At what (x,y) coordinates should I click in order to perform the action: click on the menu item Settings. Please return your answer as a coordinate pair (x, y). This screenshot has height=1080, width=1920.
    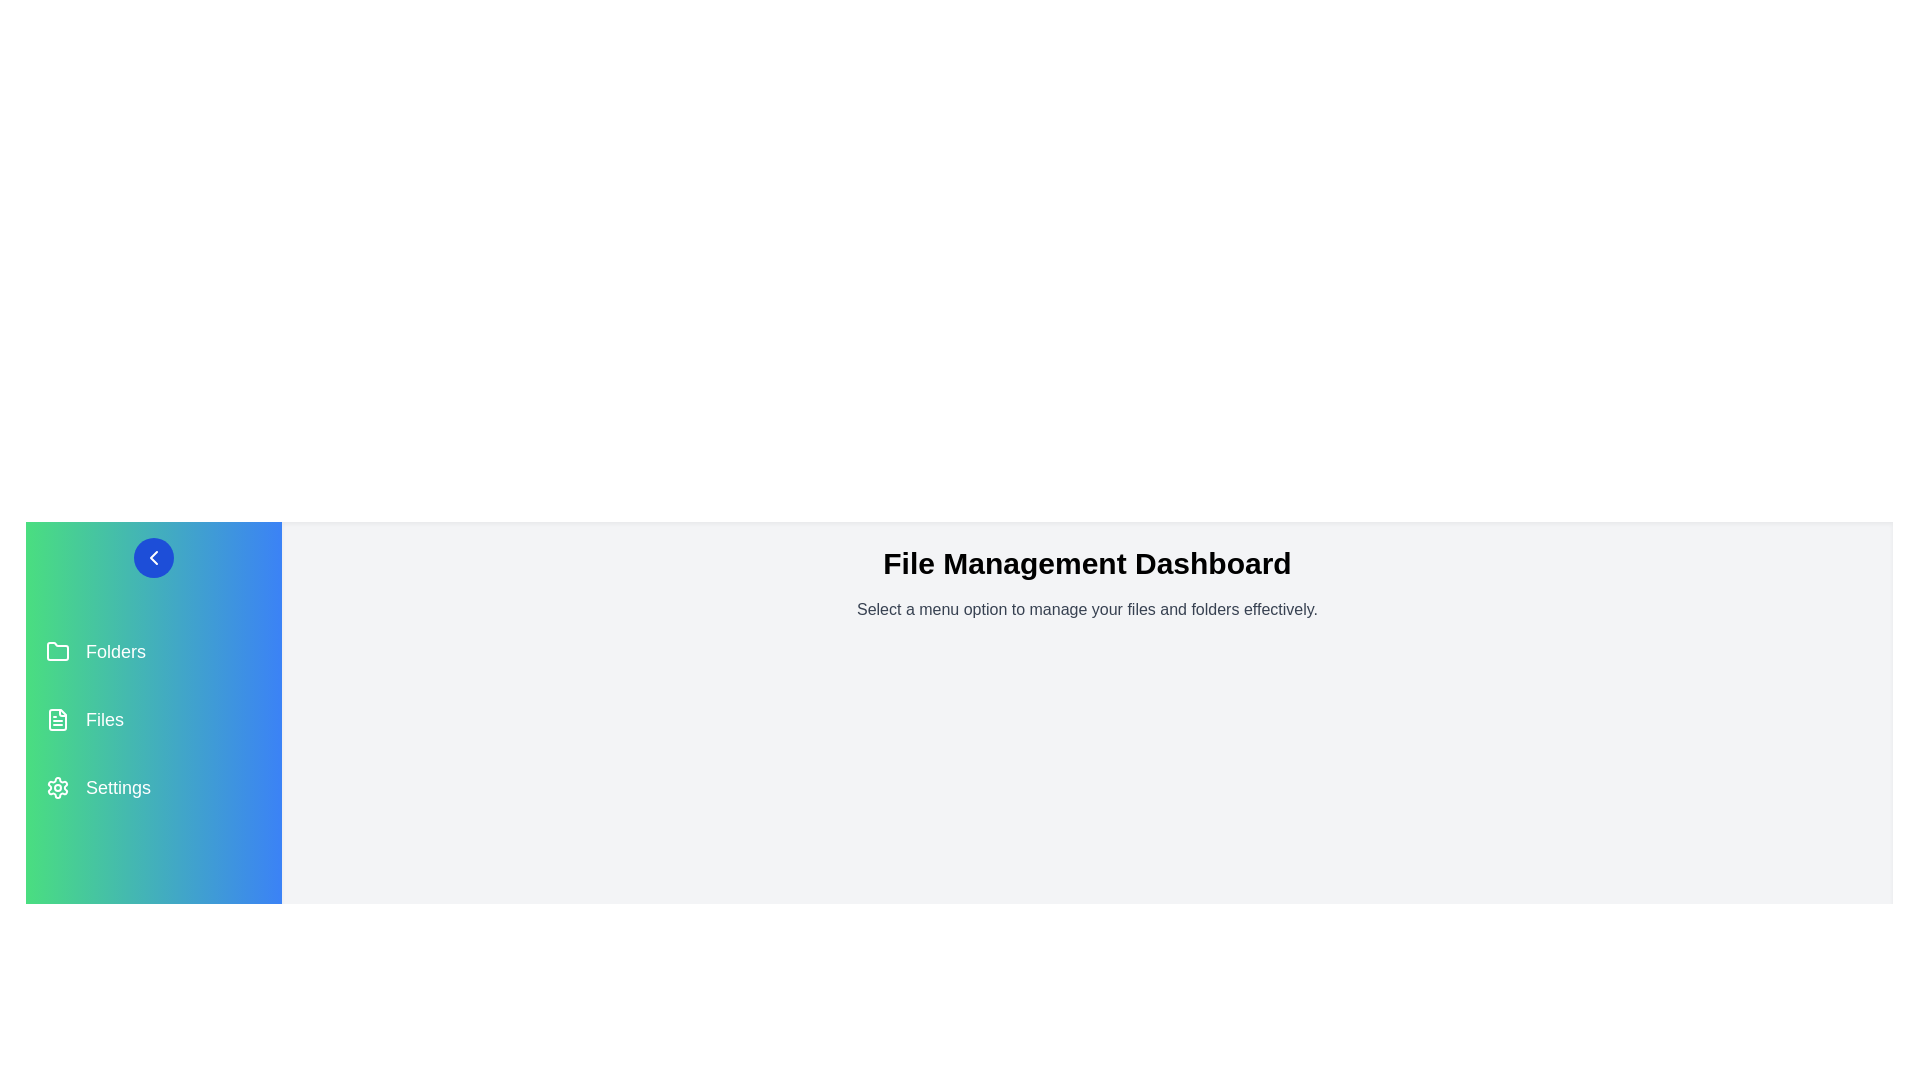
    Looking at the image, I should click on (152, 786).